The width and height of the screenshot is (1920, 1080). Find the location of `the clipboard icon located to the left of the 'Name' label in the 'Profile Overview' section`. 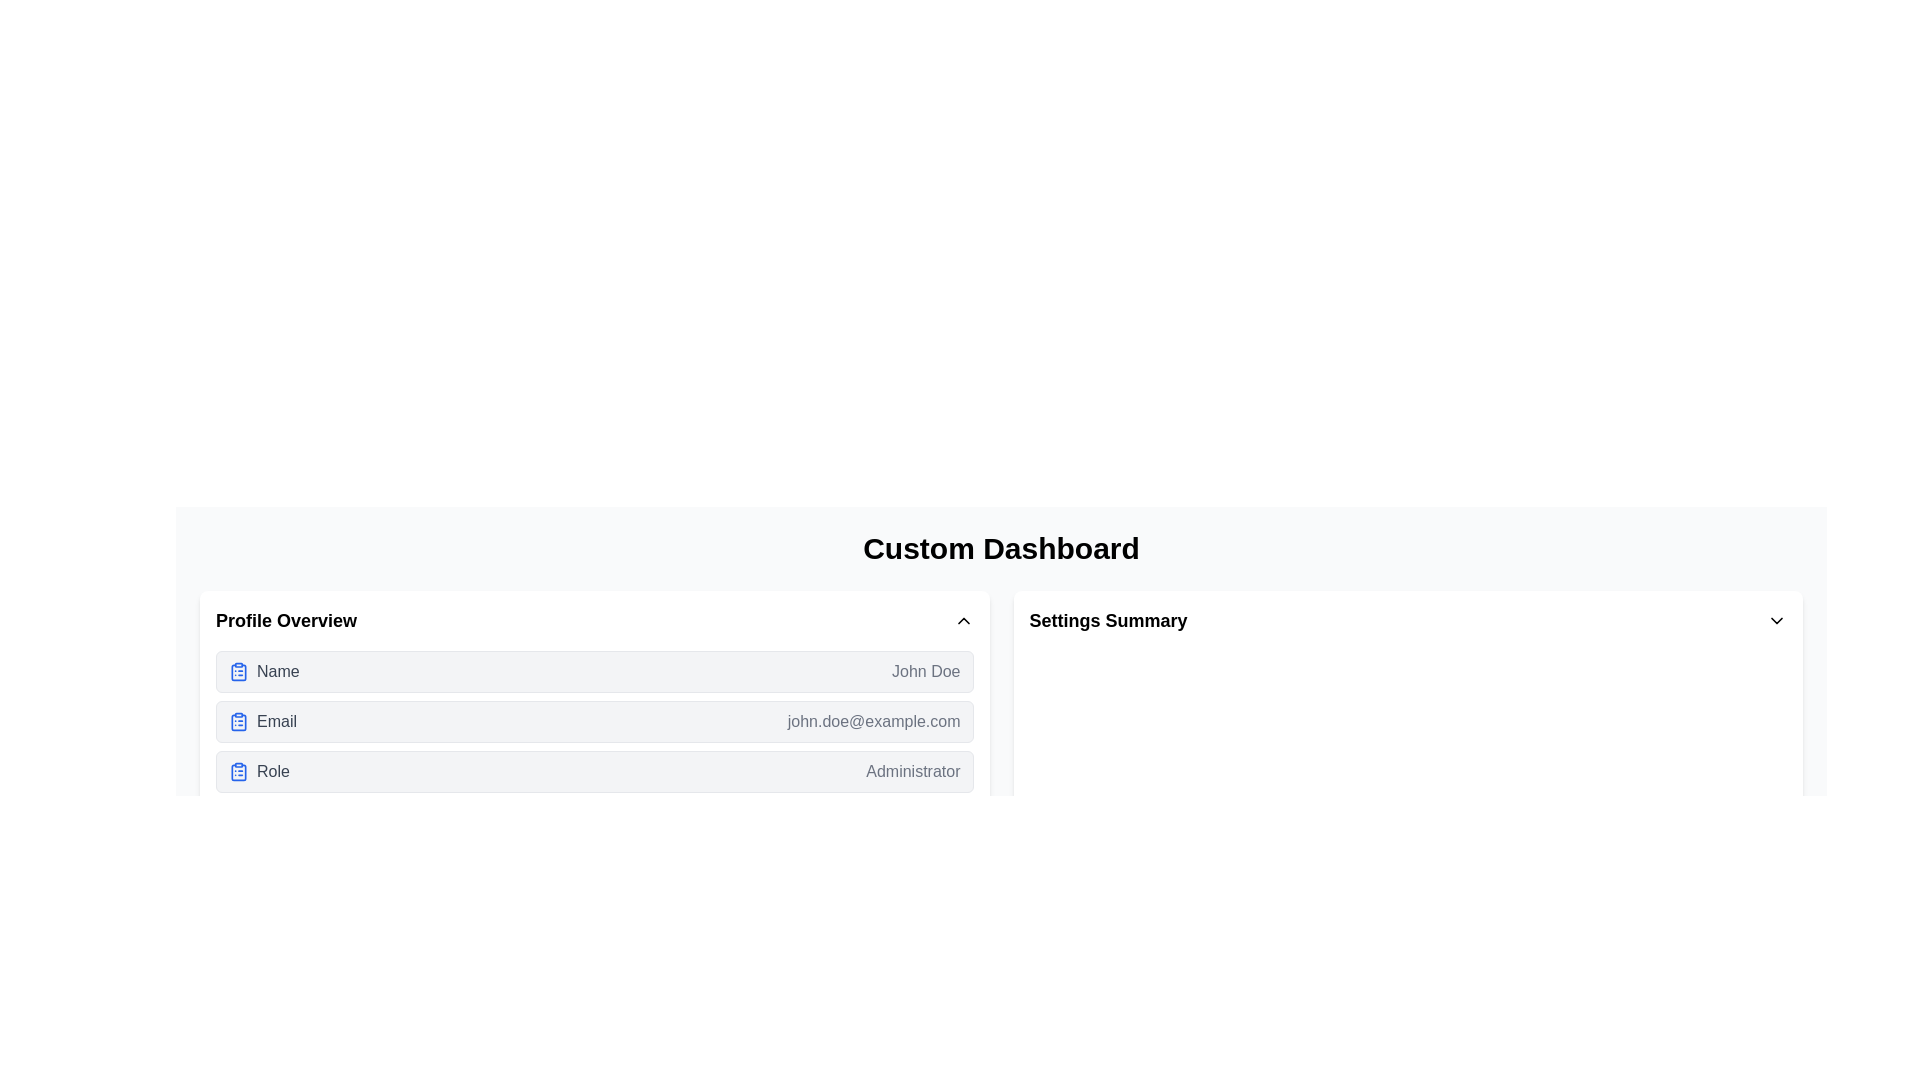

the clipboard icon located to the left of the 'Name' label in the 'Profile Overview' section is located at coordinates (239, 671).